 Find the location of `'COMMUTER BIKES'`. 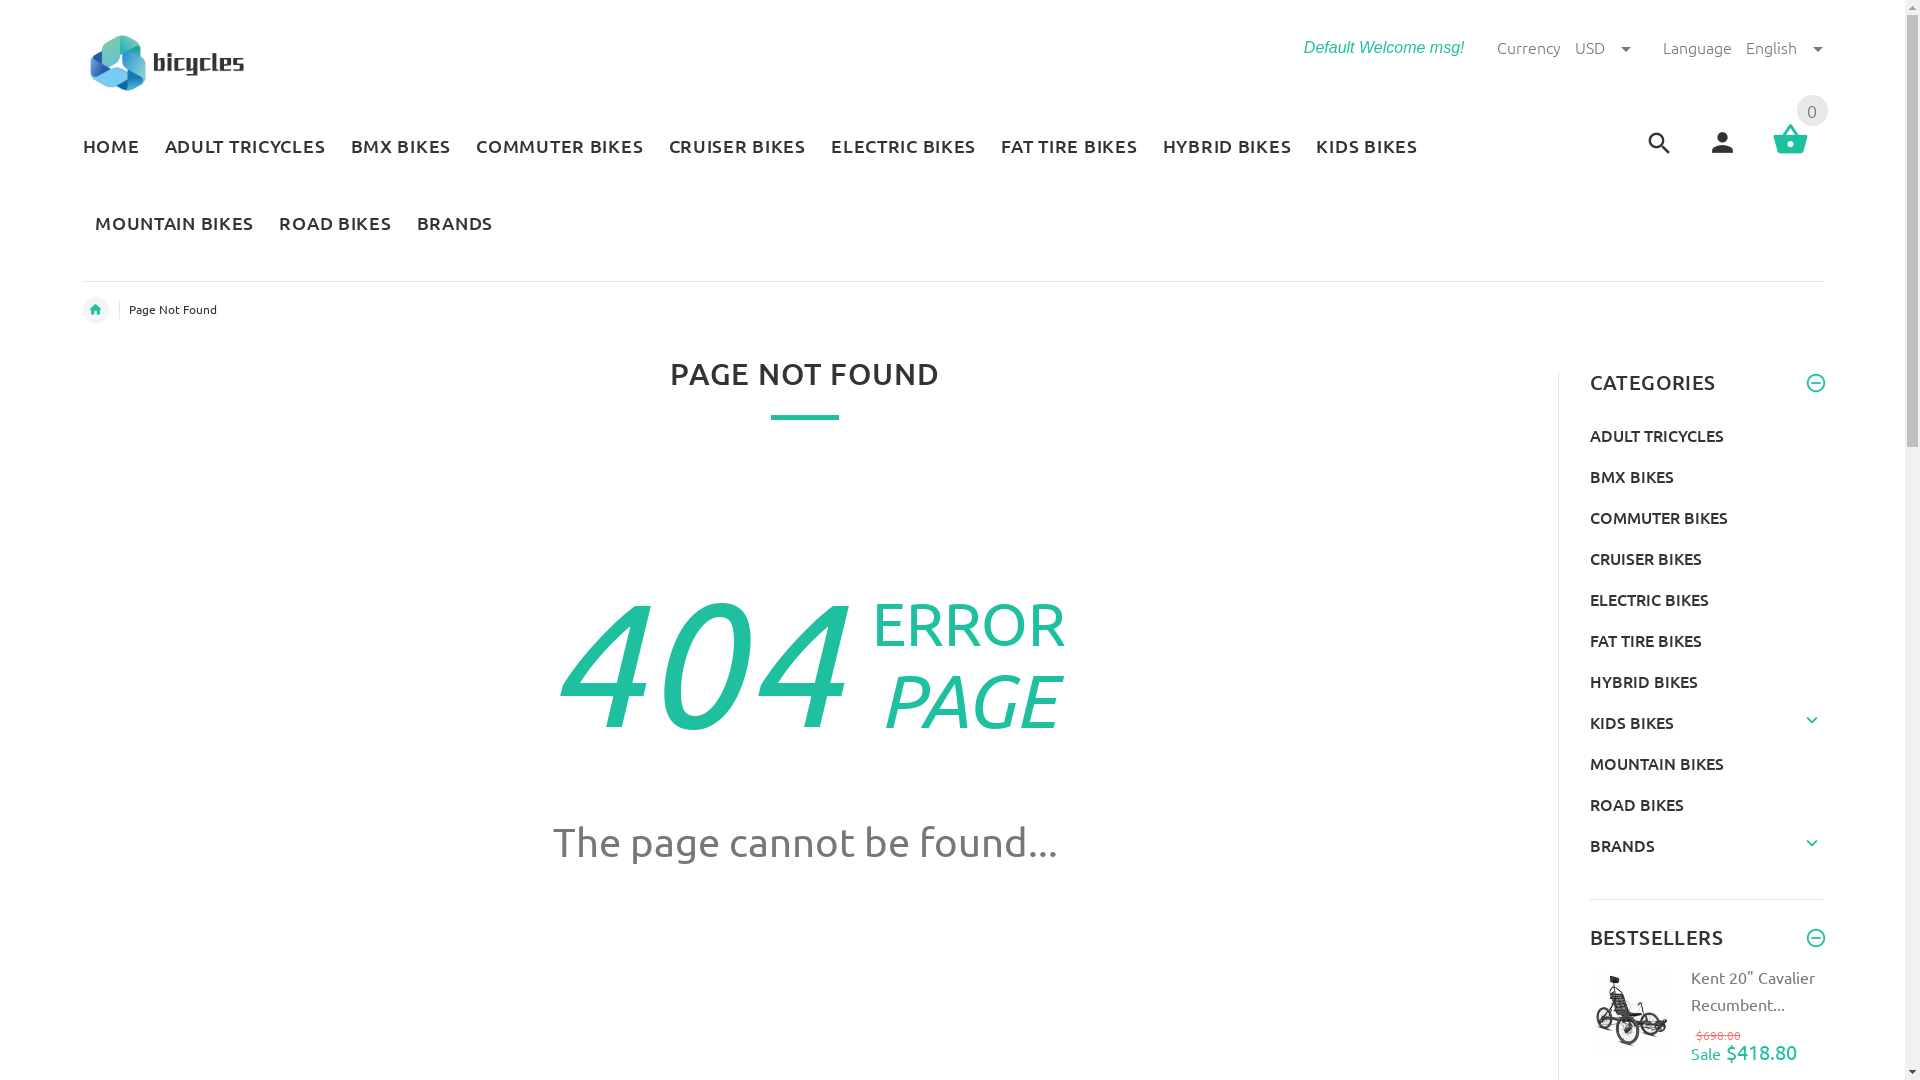

'COMMUTER BIKES' is located at coordinates (1659, 515).